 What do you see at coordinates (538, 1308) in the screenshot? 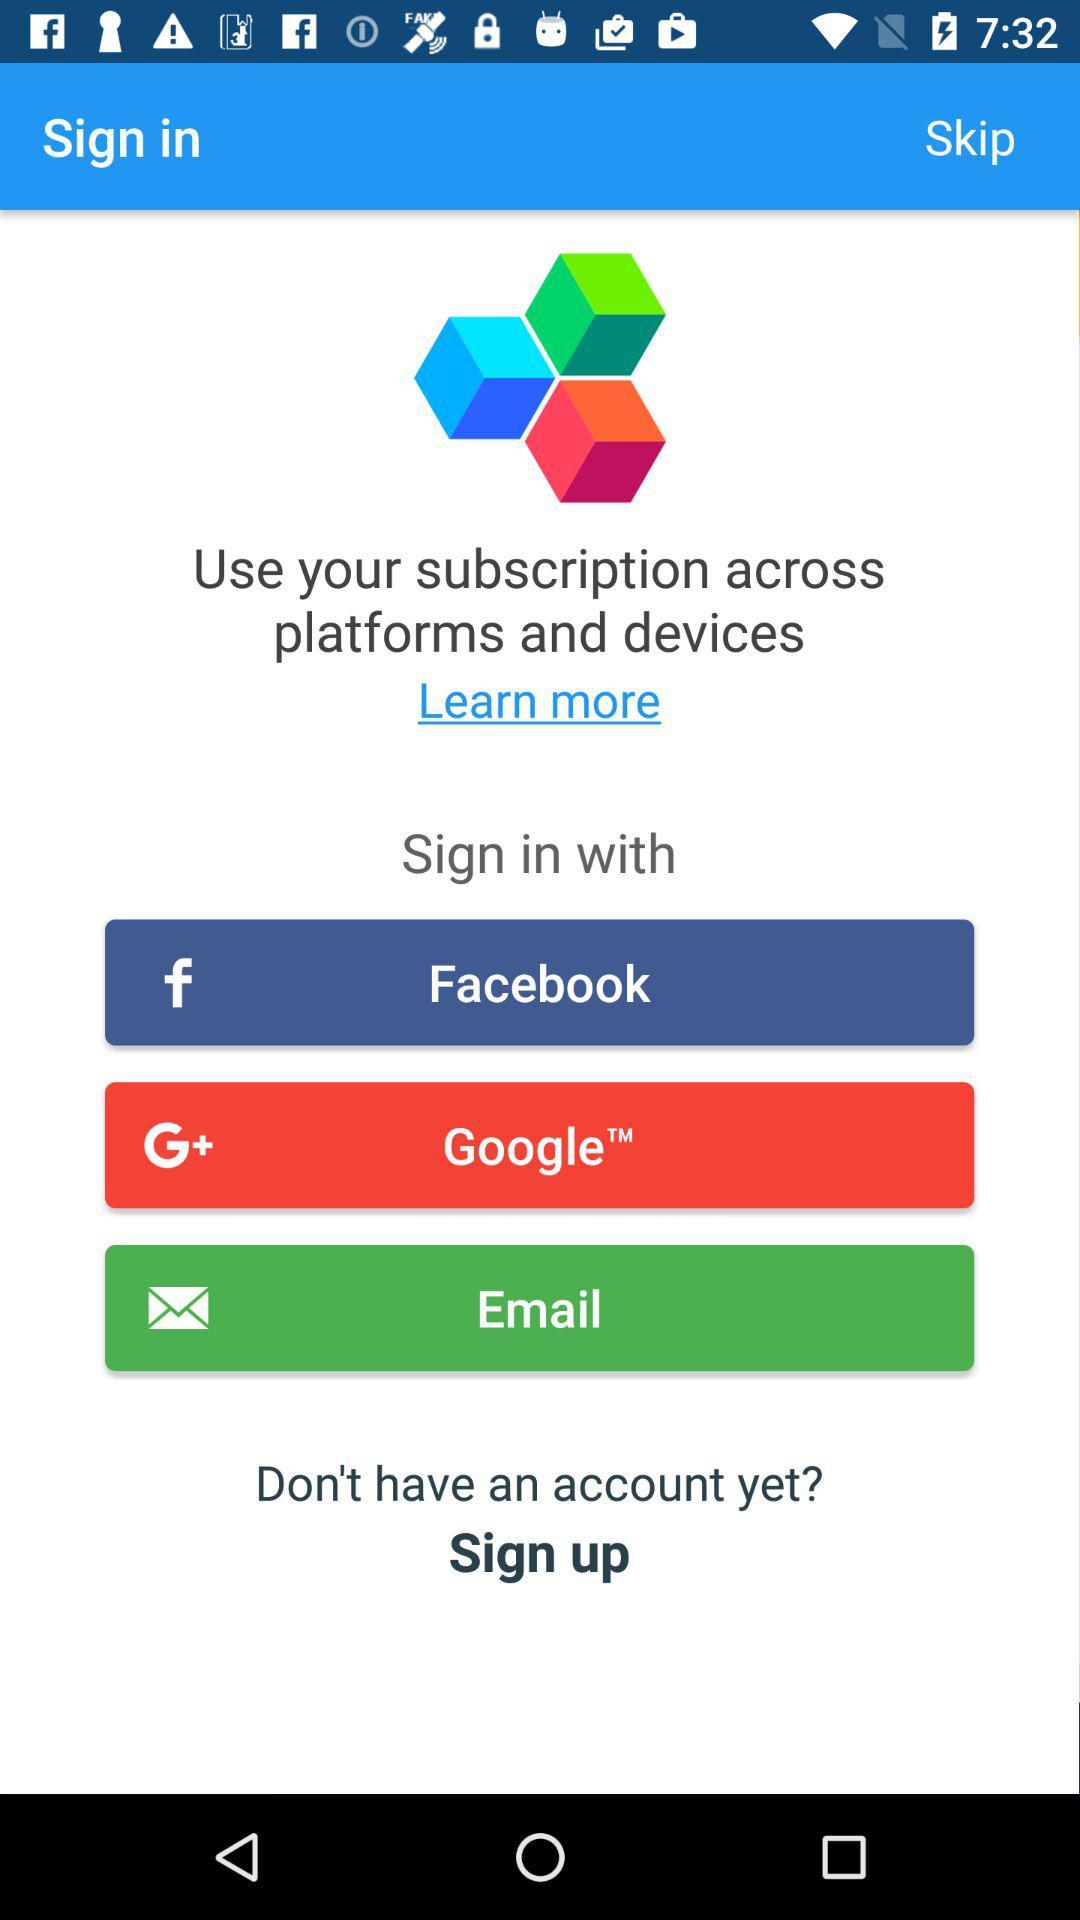
I see `icon above the don t have item` at bounding box center [538, 1308].